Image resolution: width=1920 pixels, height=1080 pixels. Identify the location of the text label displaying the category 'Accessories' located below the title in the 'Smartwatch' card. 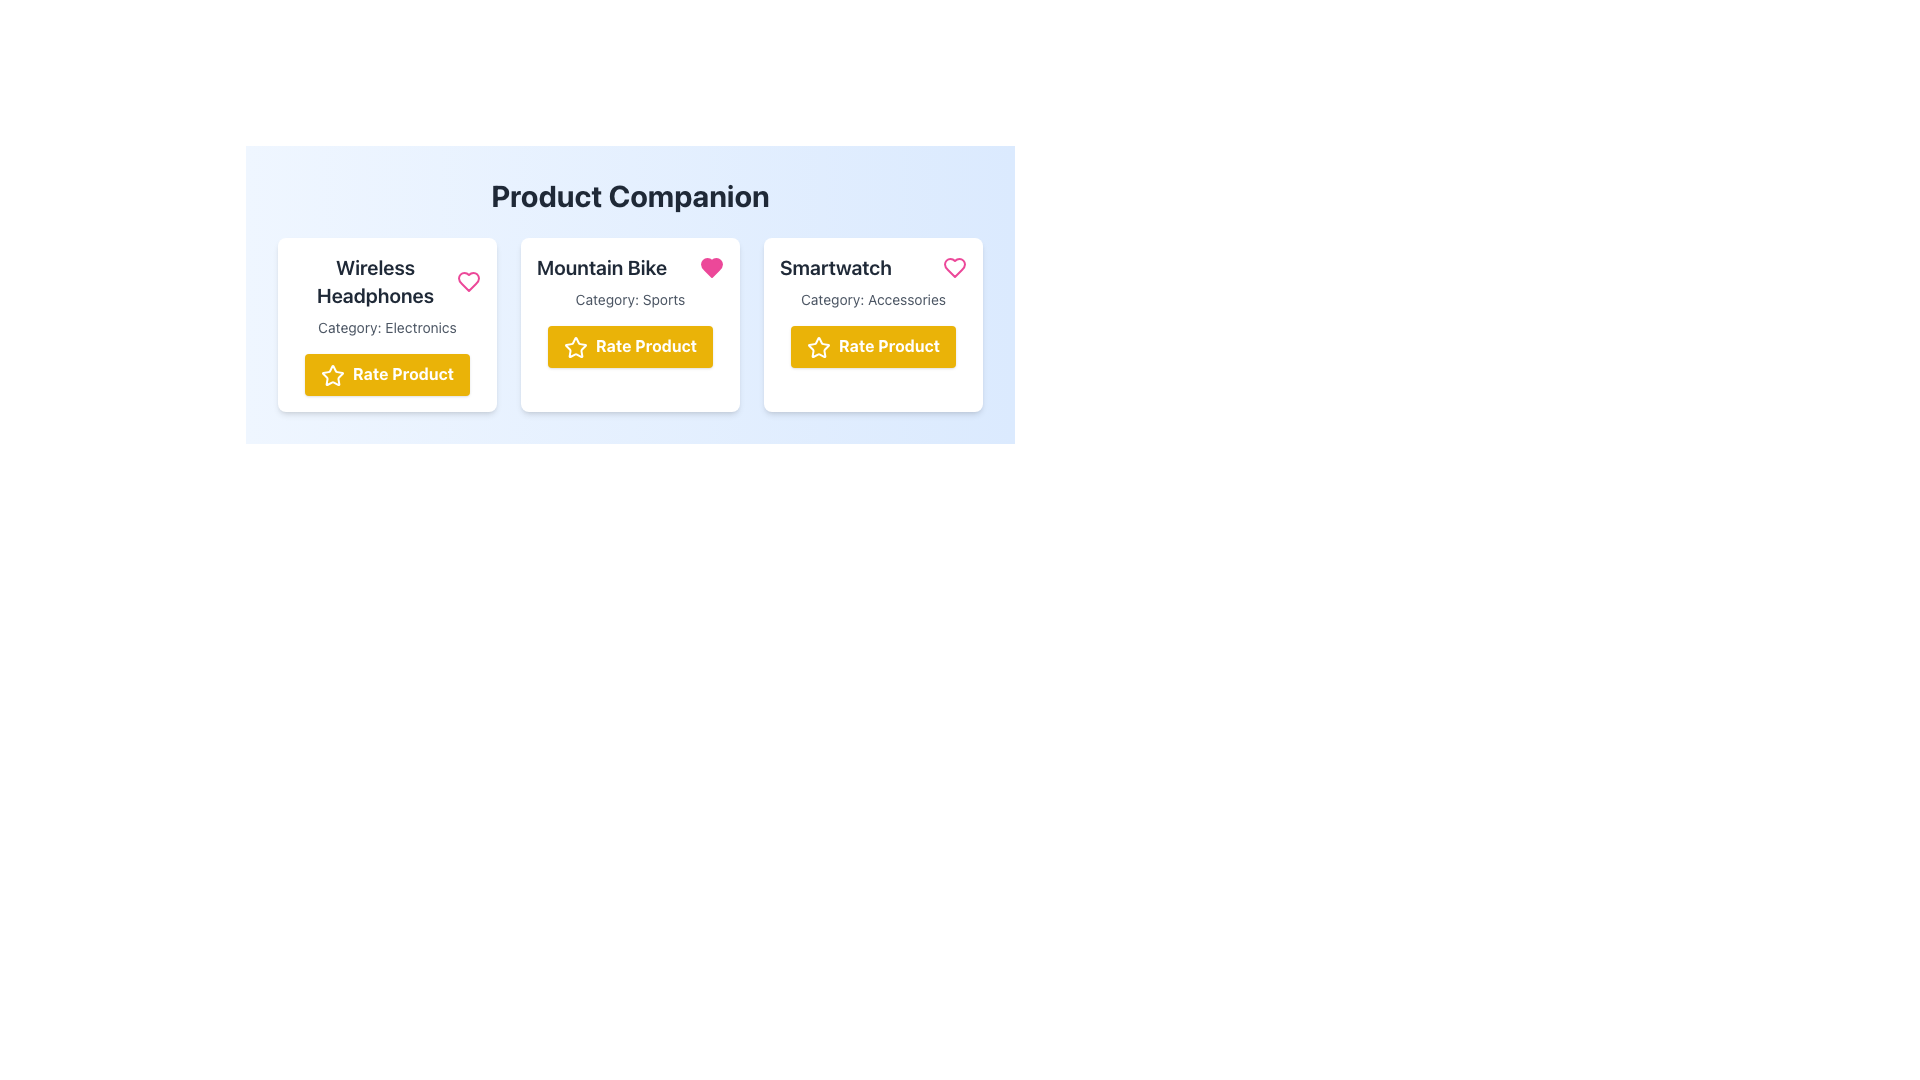
(873, 300).